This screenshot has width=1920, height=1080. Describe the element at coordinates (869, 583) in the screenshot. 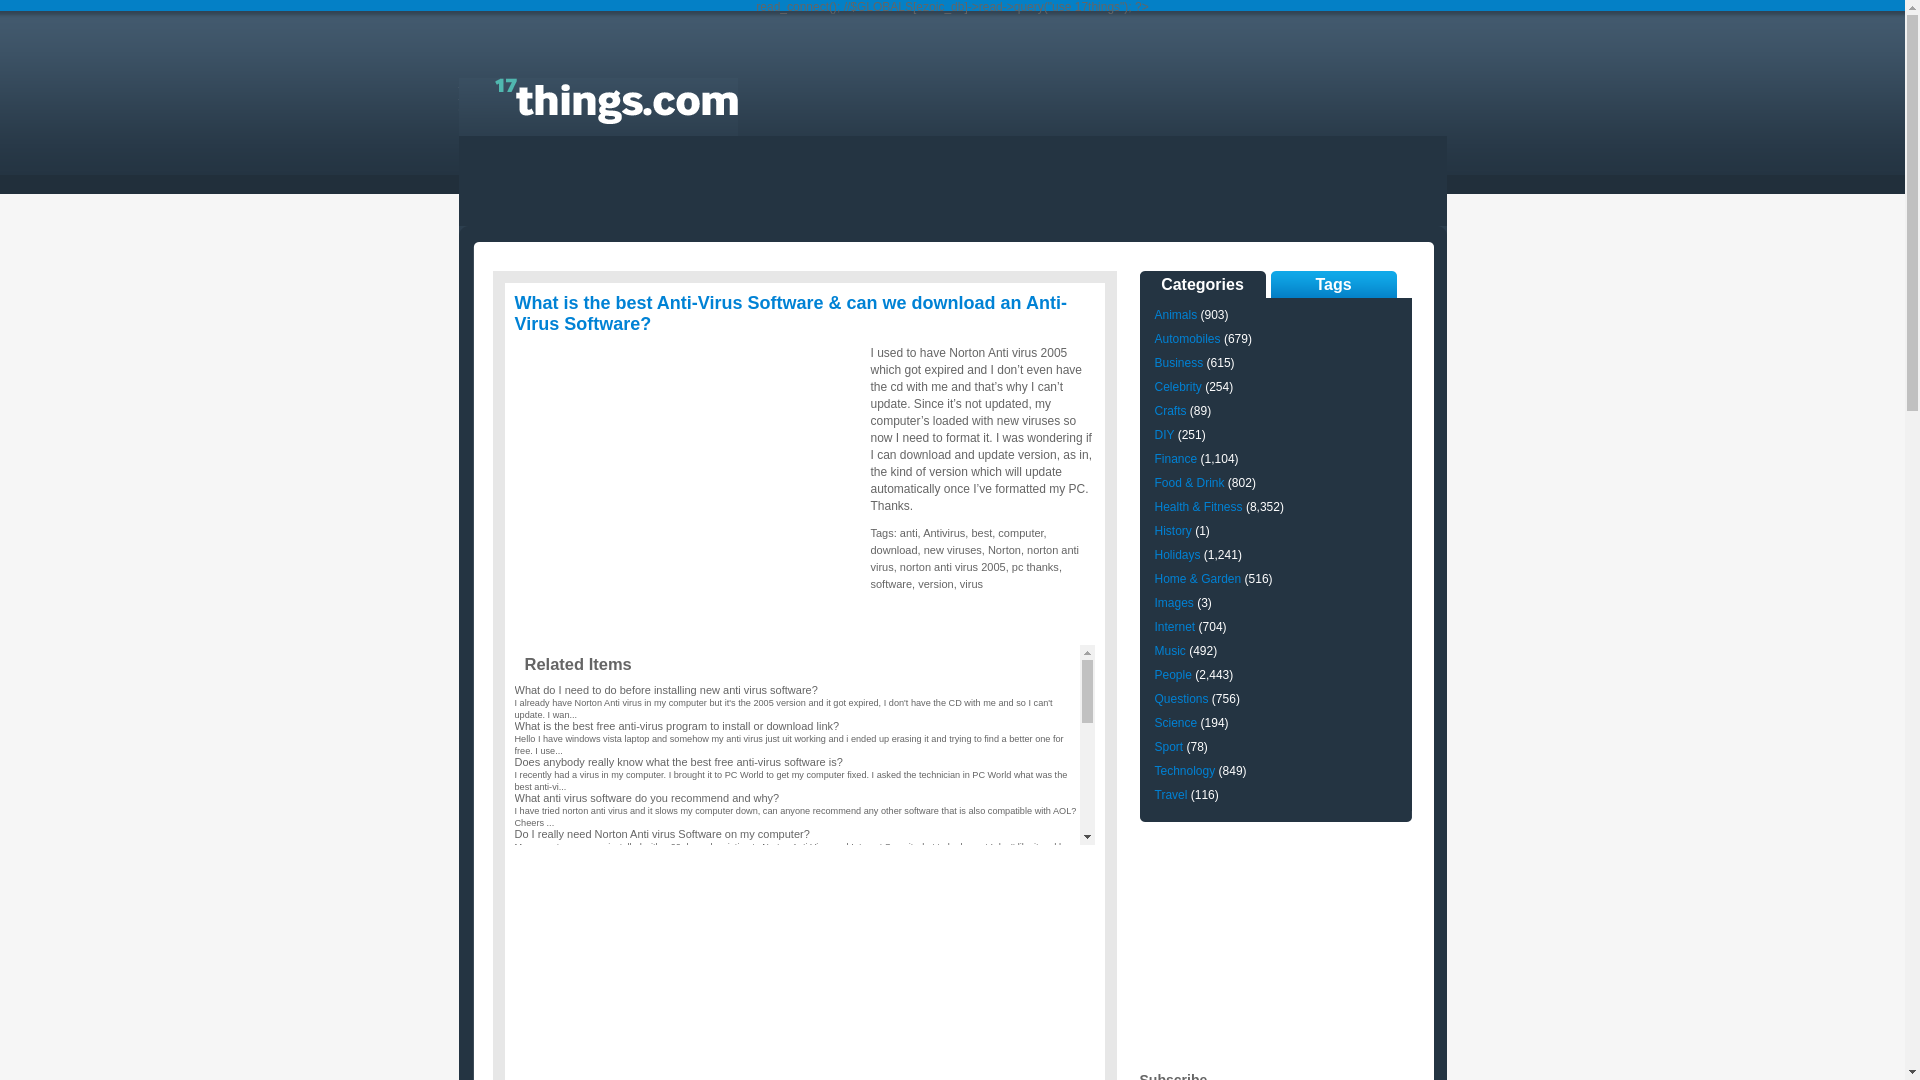

I see `'software'` at that location.